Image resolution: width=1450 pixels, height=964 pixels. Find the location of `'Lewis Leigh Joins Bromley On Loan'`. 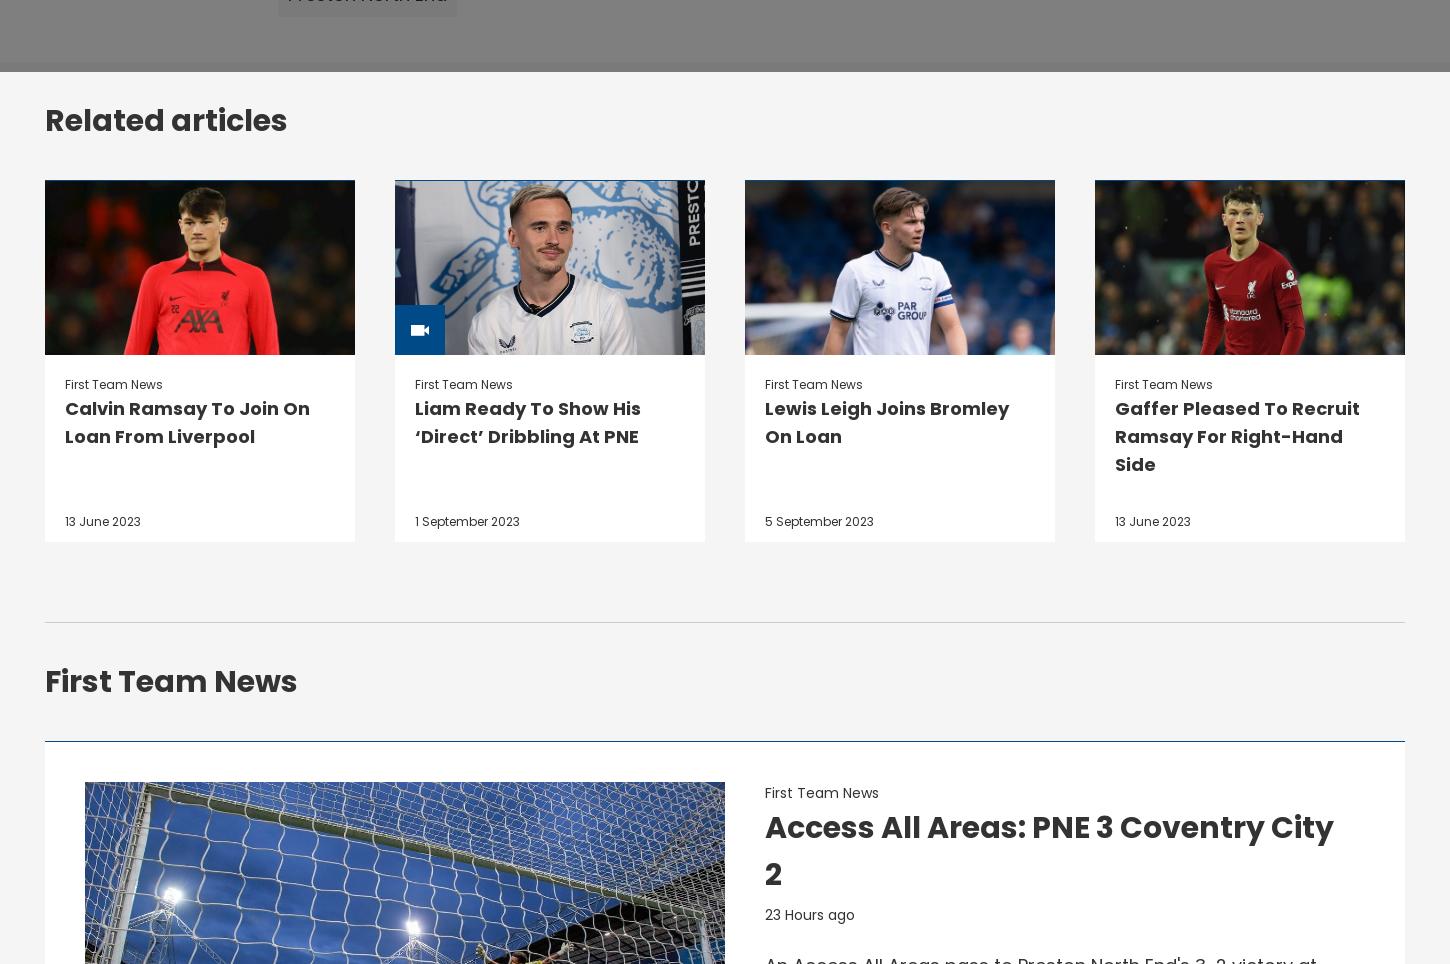

'Lewis Leigh Joins Bromley On Loan' is located at coordinates (765, 421).